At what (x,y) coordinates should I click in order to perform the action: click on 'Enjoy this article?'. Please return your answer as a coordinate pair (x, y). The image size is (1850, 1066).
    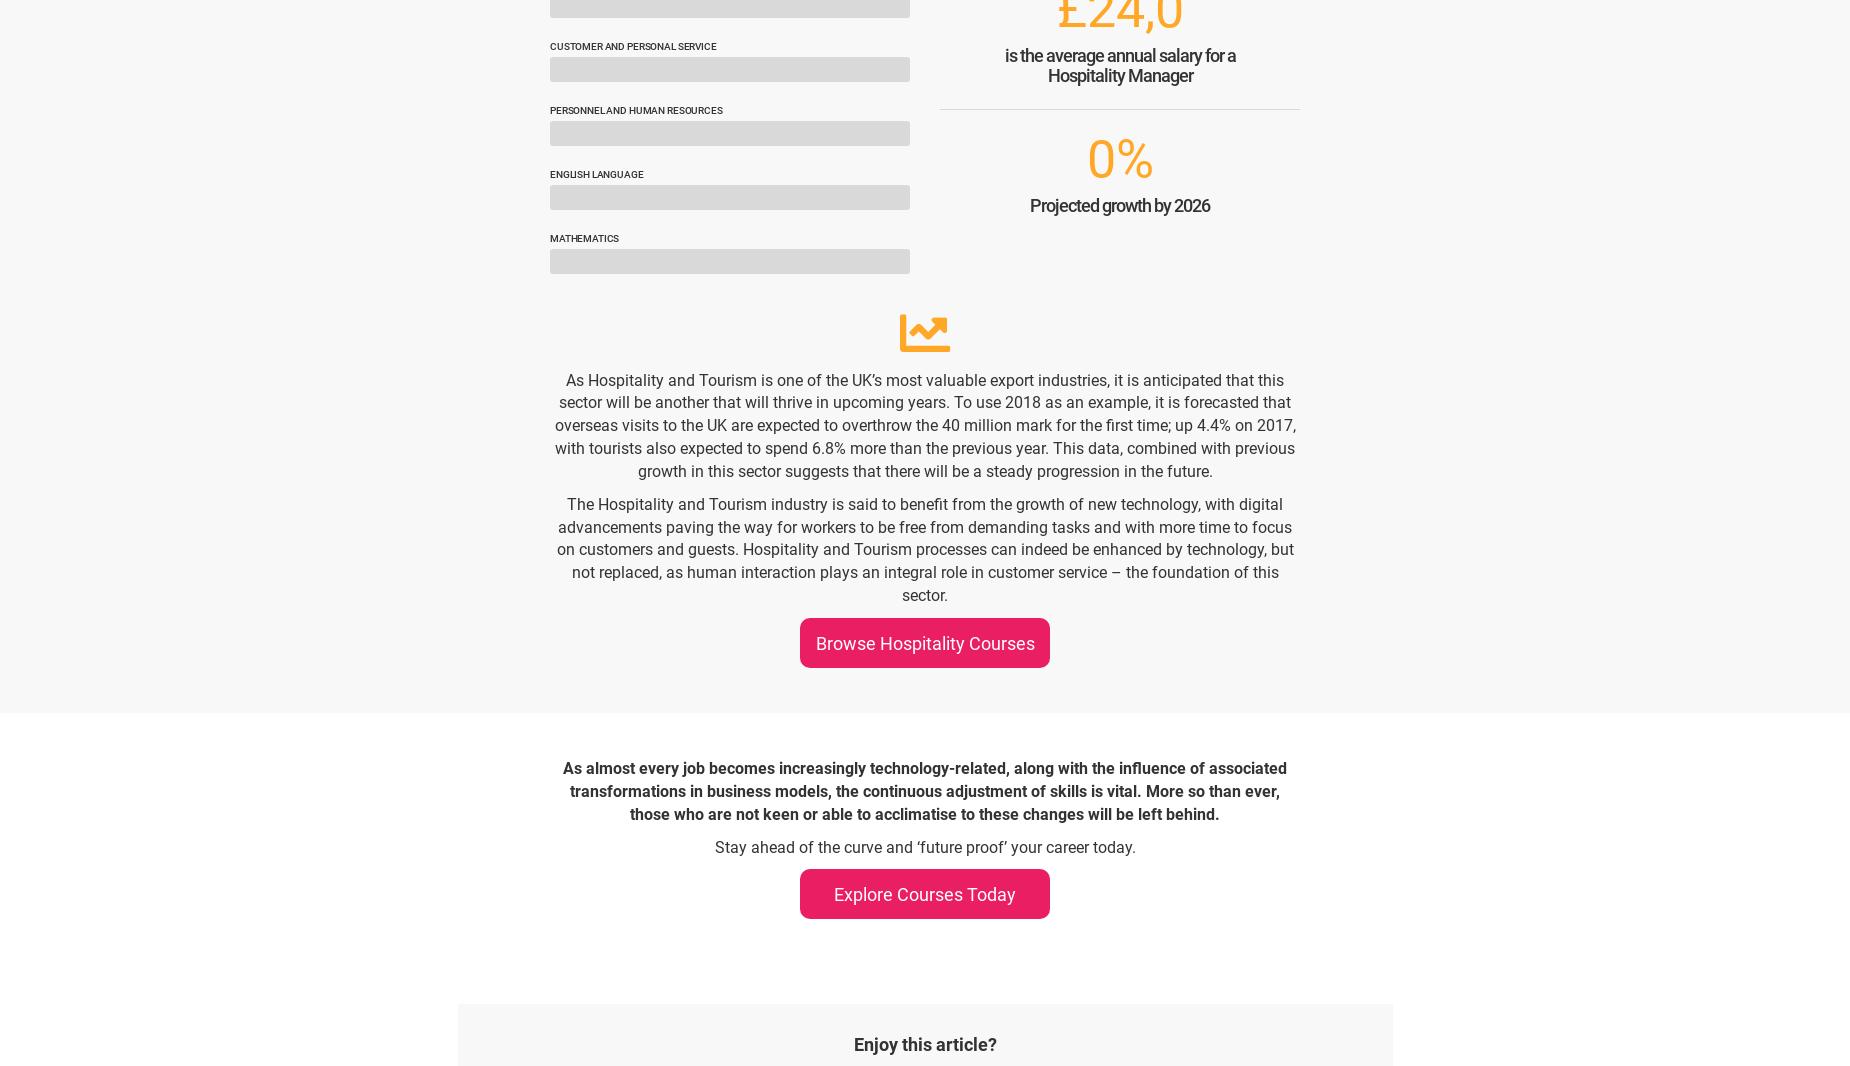
    Looking at the image, I should click on (924, 1044).